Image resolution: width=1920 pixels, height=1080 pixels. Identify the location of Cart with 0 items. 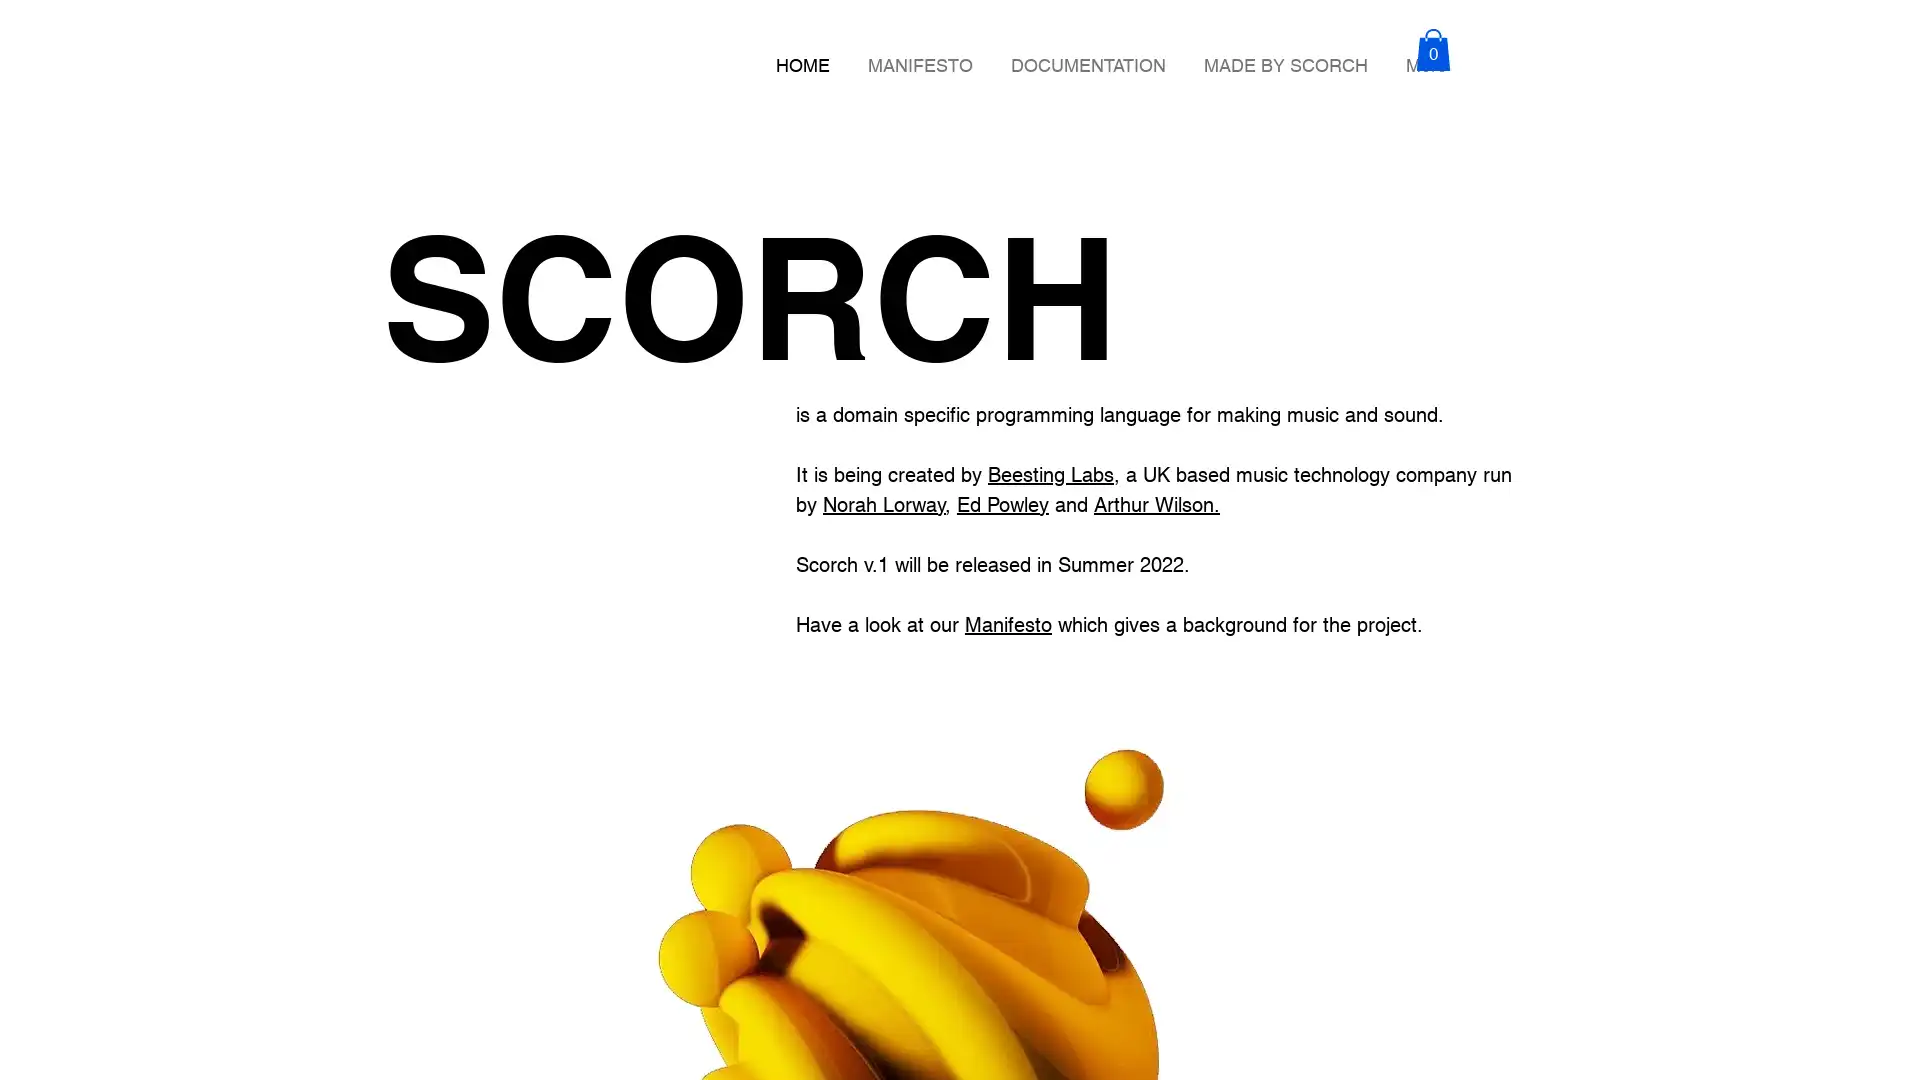
(1432, 48).